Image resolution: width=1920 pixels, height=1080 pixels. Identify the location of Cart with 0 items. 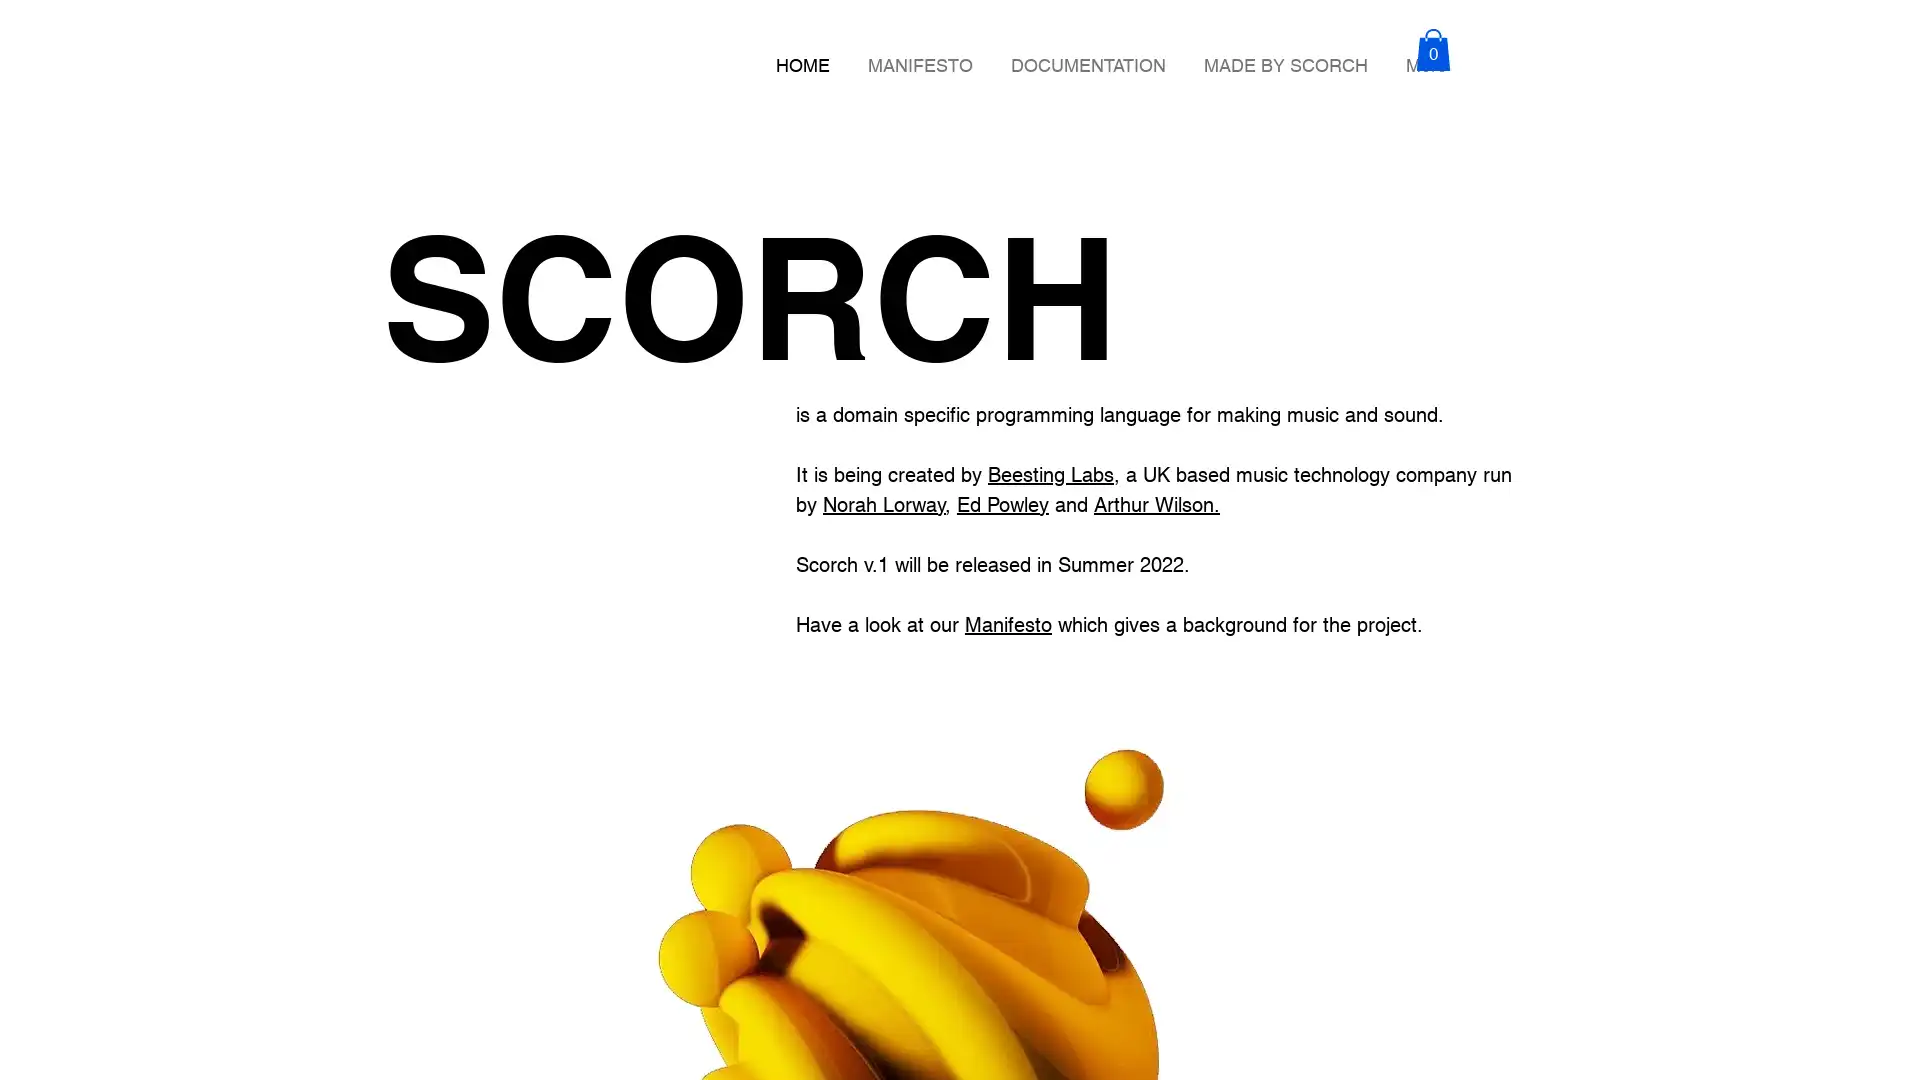
(1432, 48).